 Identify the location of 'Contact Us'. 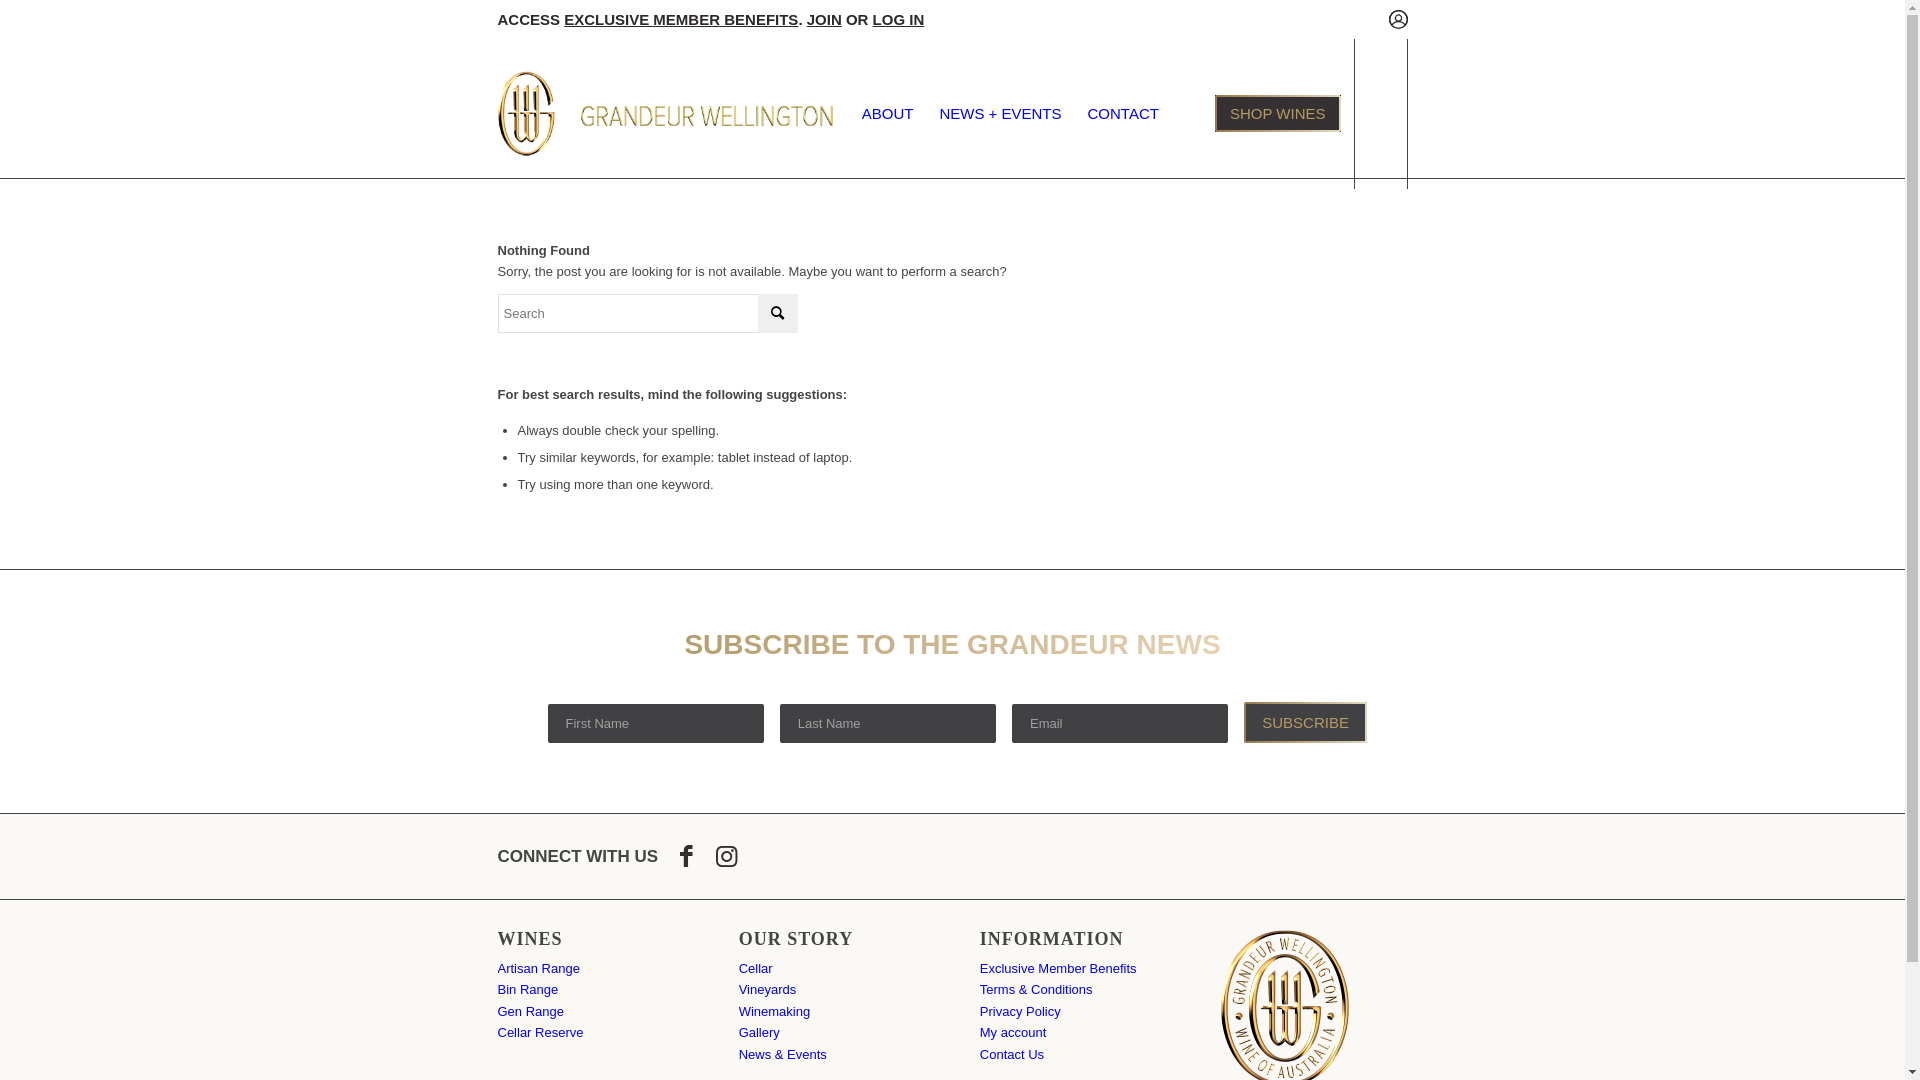
(1012, 1053).